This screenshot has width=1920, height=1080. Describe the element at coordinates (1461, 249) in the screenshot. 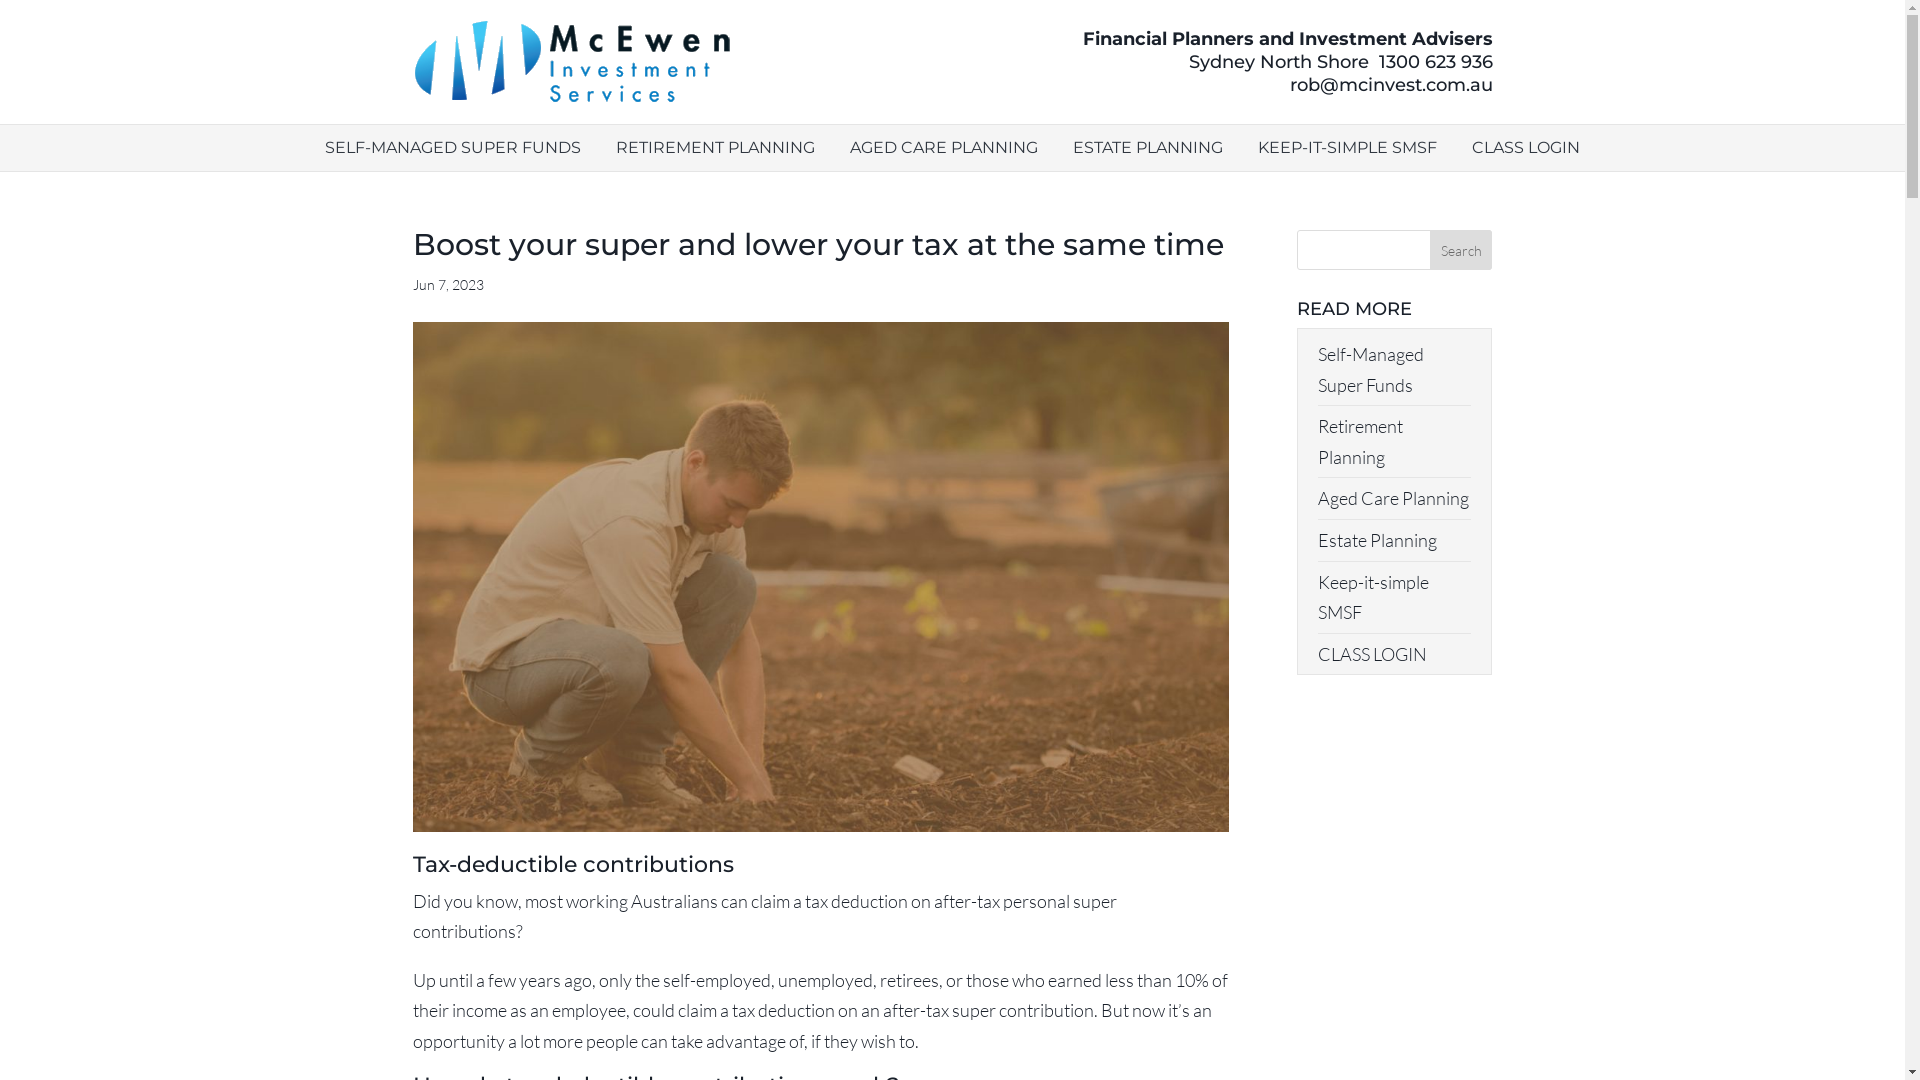

I see `'Search'` at that location.